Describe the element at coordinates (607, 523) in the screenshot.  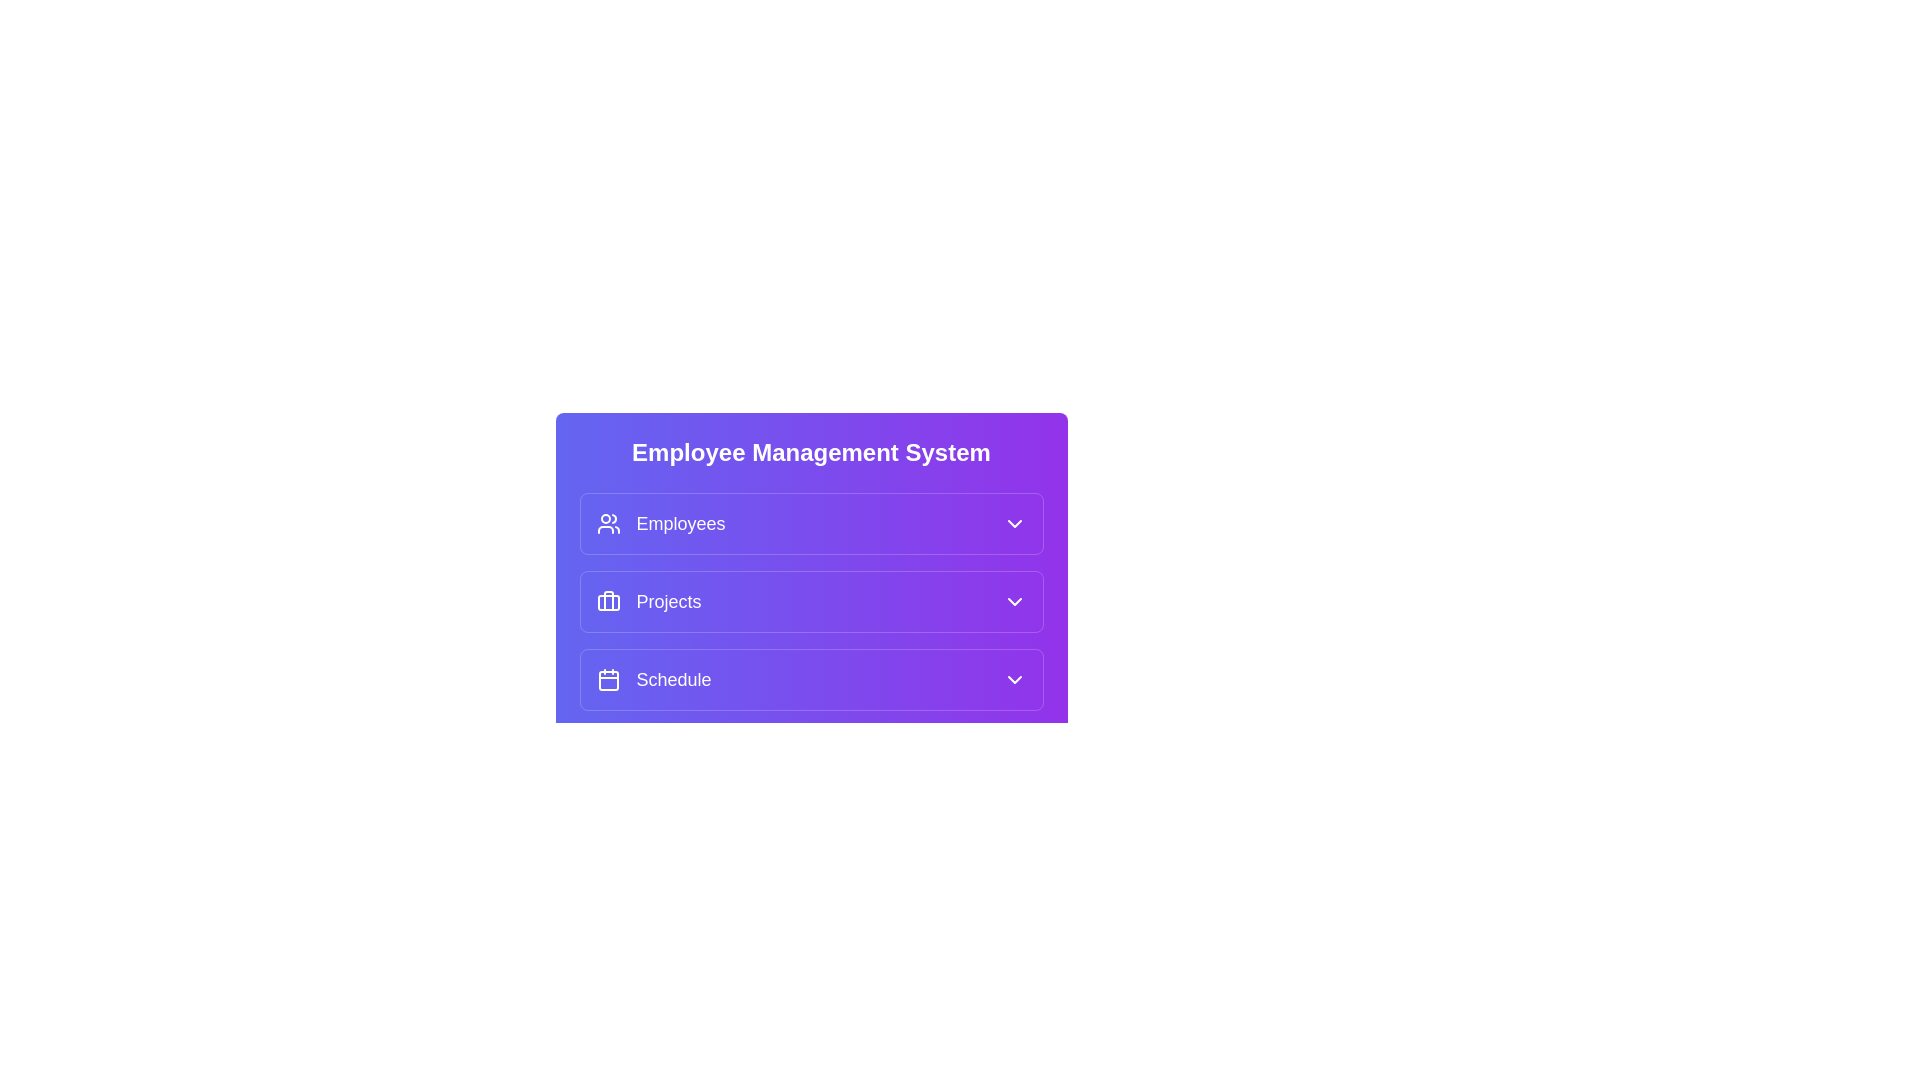
I see `the decorative 'Employees' icon located on the leftmost side of the row labeled 'Employees' in the vertical list of options` at that location.